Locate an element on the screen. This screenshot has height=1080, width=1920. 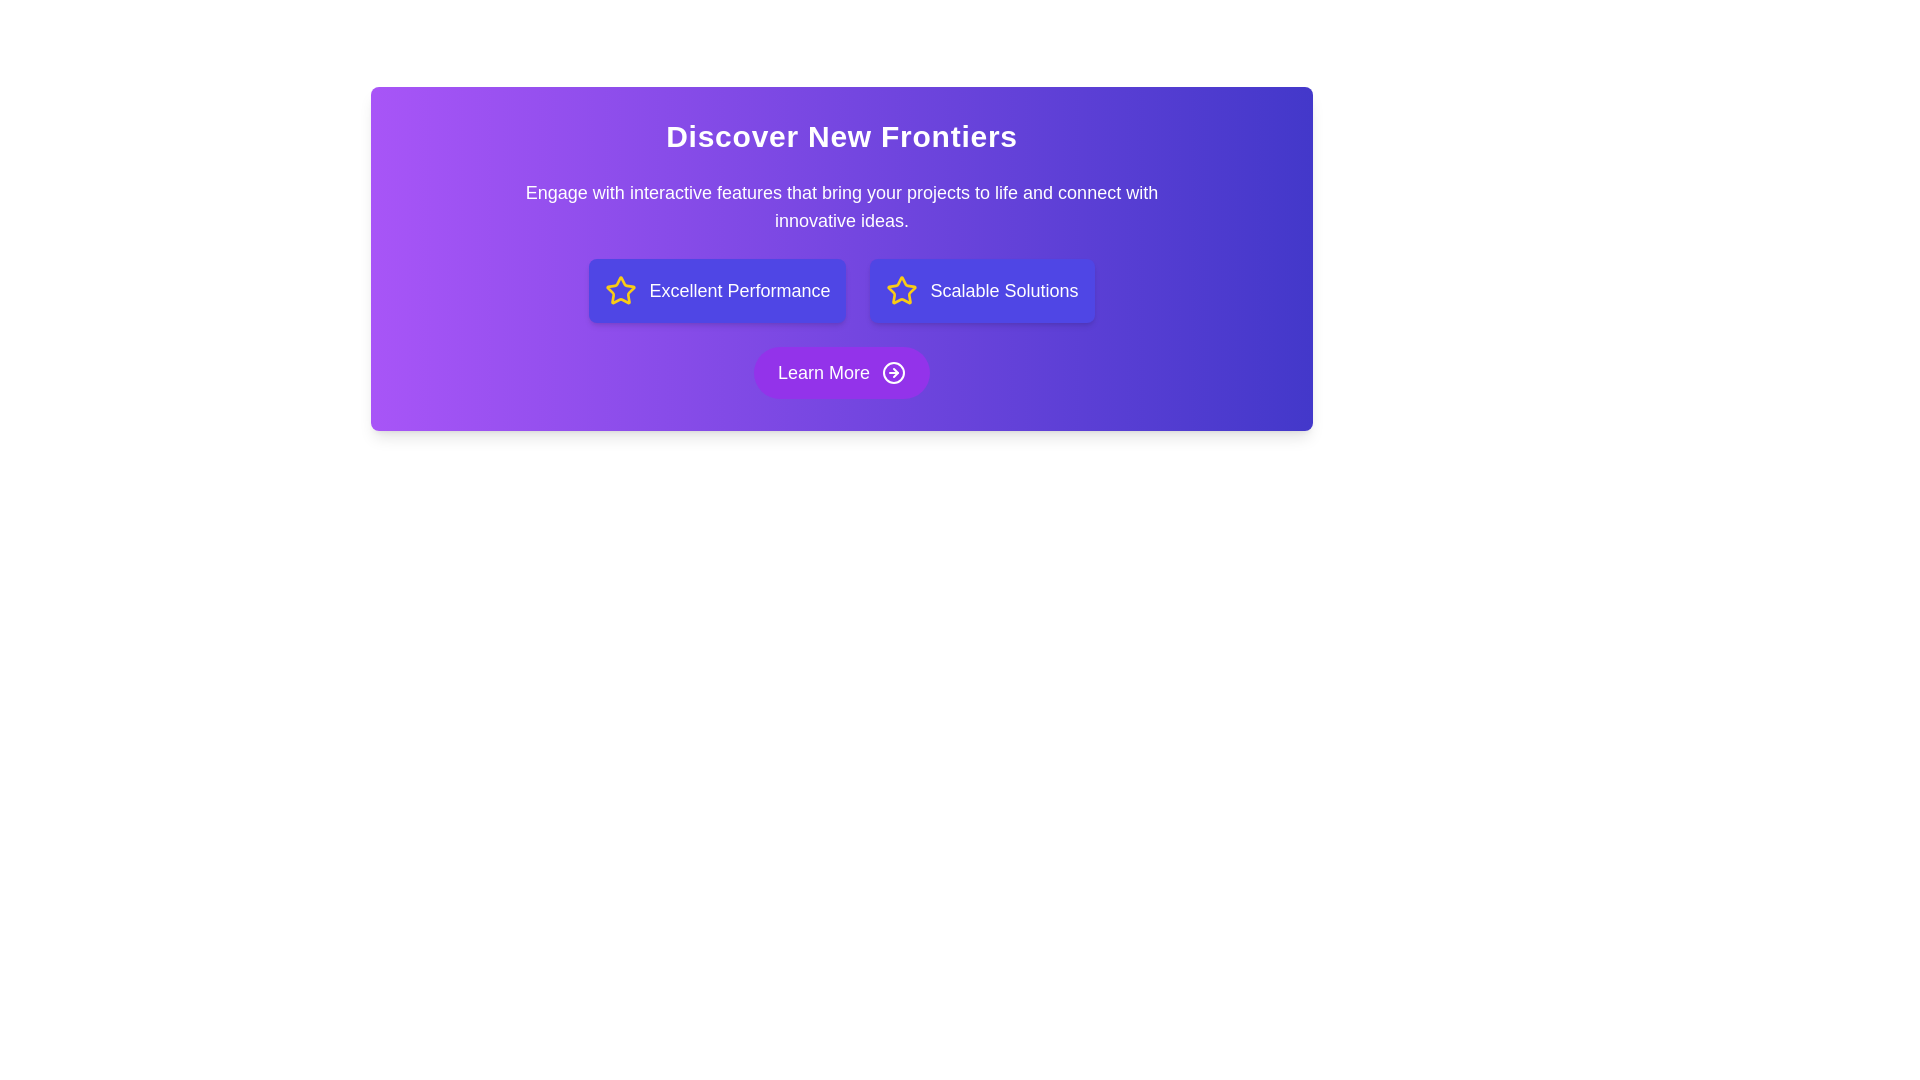
the star-shaped icon with a yellow fill and outline, located inside the blue card labeled 'Excellent Performance', positioned in the top-left corner of the two-card row beneath the heading 'Discover New Frontiers' is located at coordinates (620, 290).